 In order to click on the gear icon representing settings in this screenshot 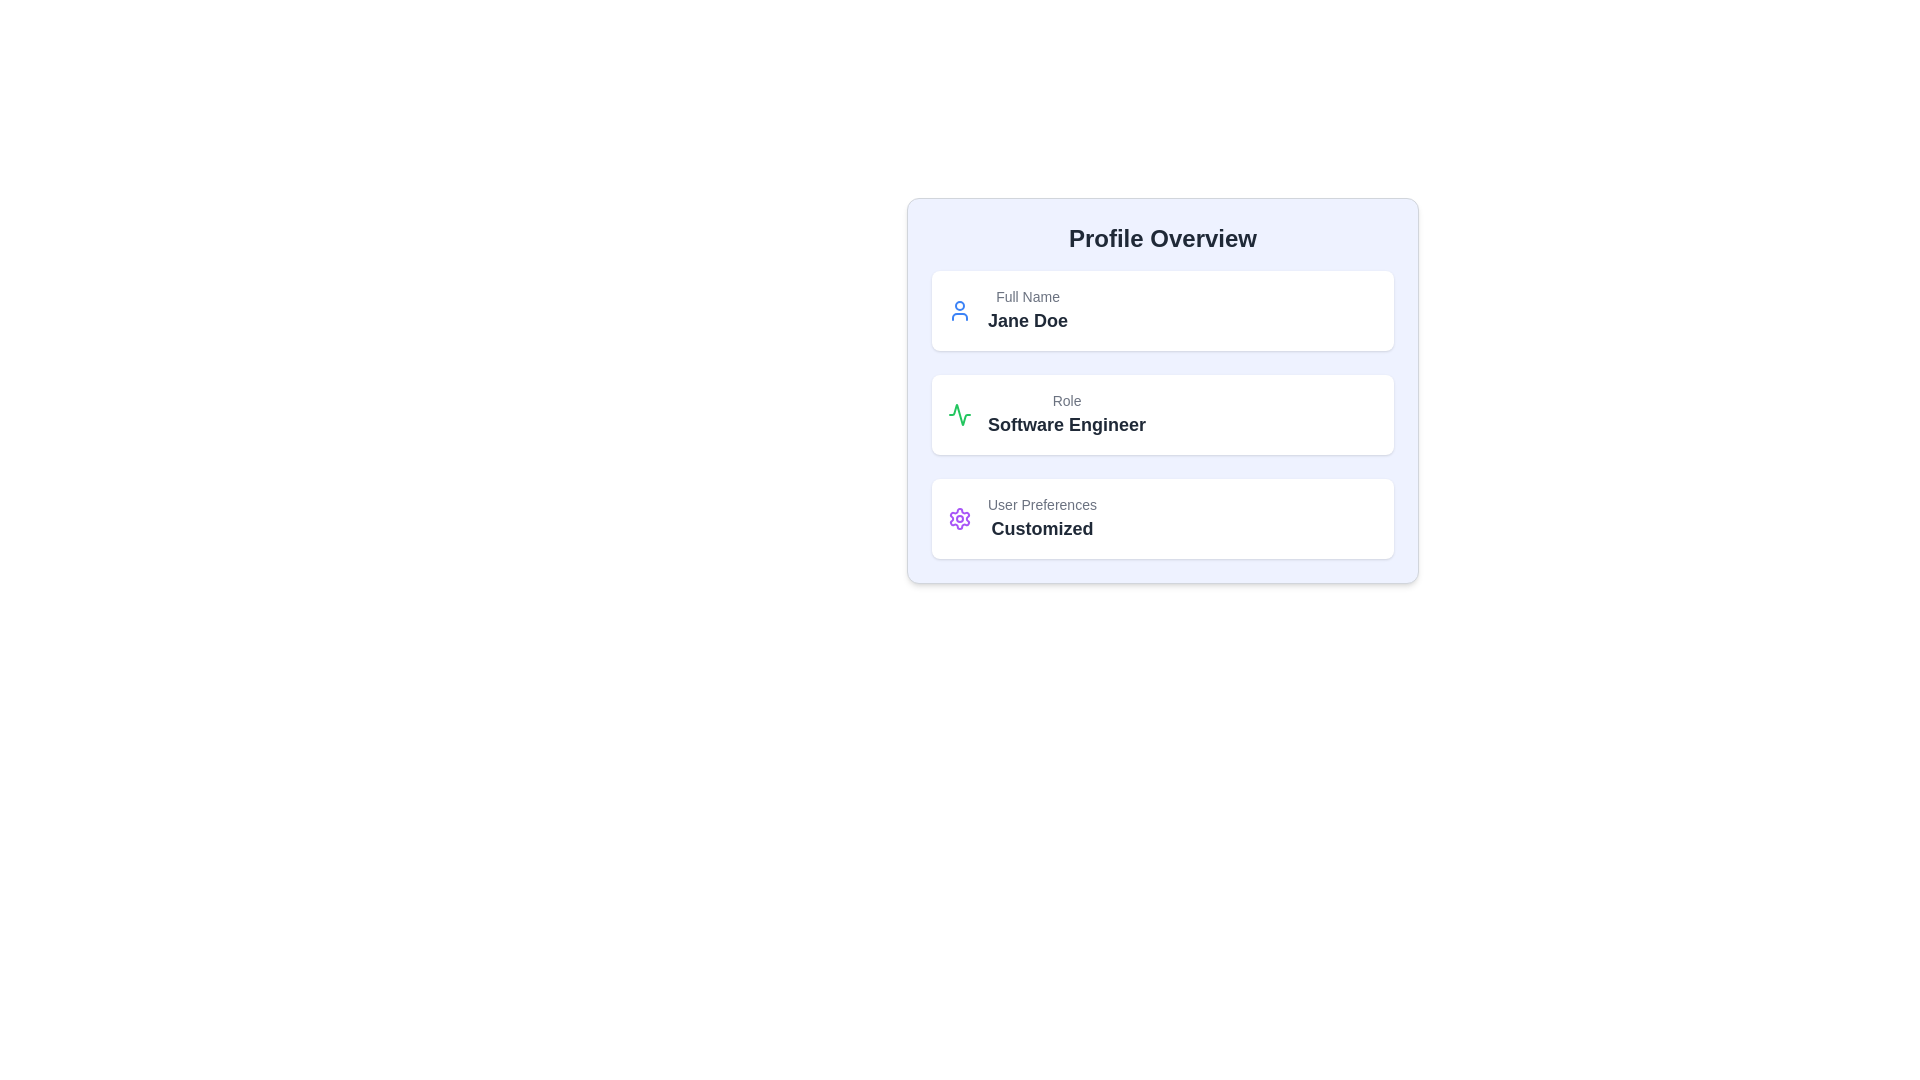, I will do `click(960, 518)`.